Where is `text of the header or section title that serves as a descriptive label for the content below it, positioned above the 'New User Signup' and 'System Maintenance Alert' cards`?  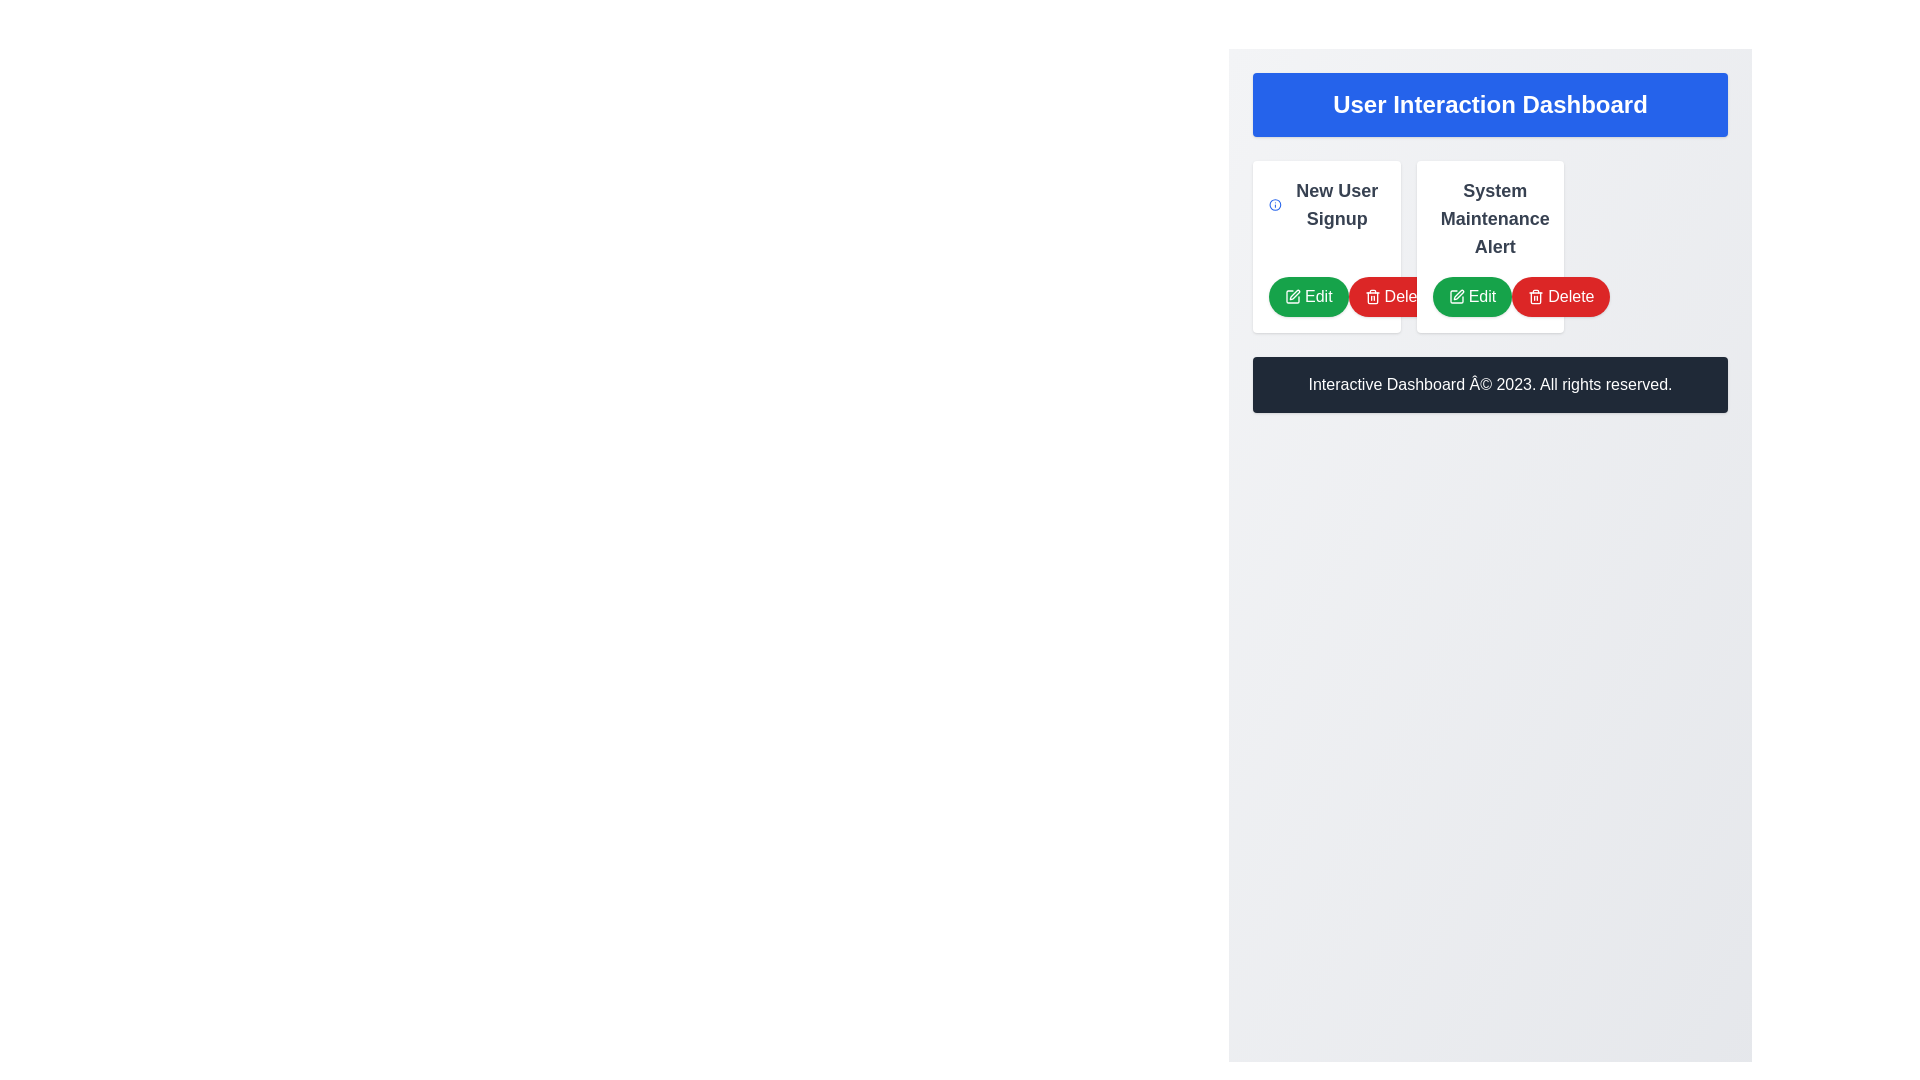
text of the header or section title that serves as a descriptive label for the content below it, positioned above the 'New User Signup' and 'System Maintenance Alert' cards is located at coordinates (1490, 104).